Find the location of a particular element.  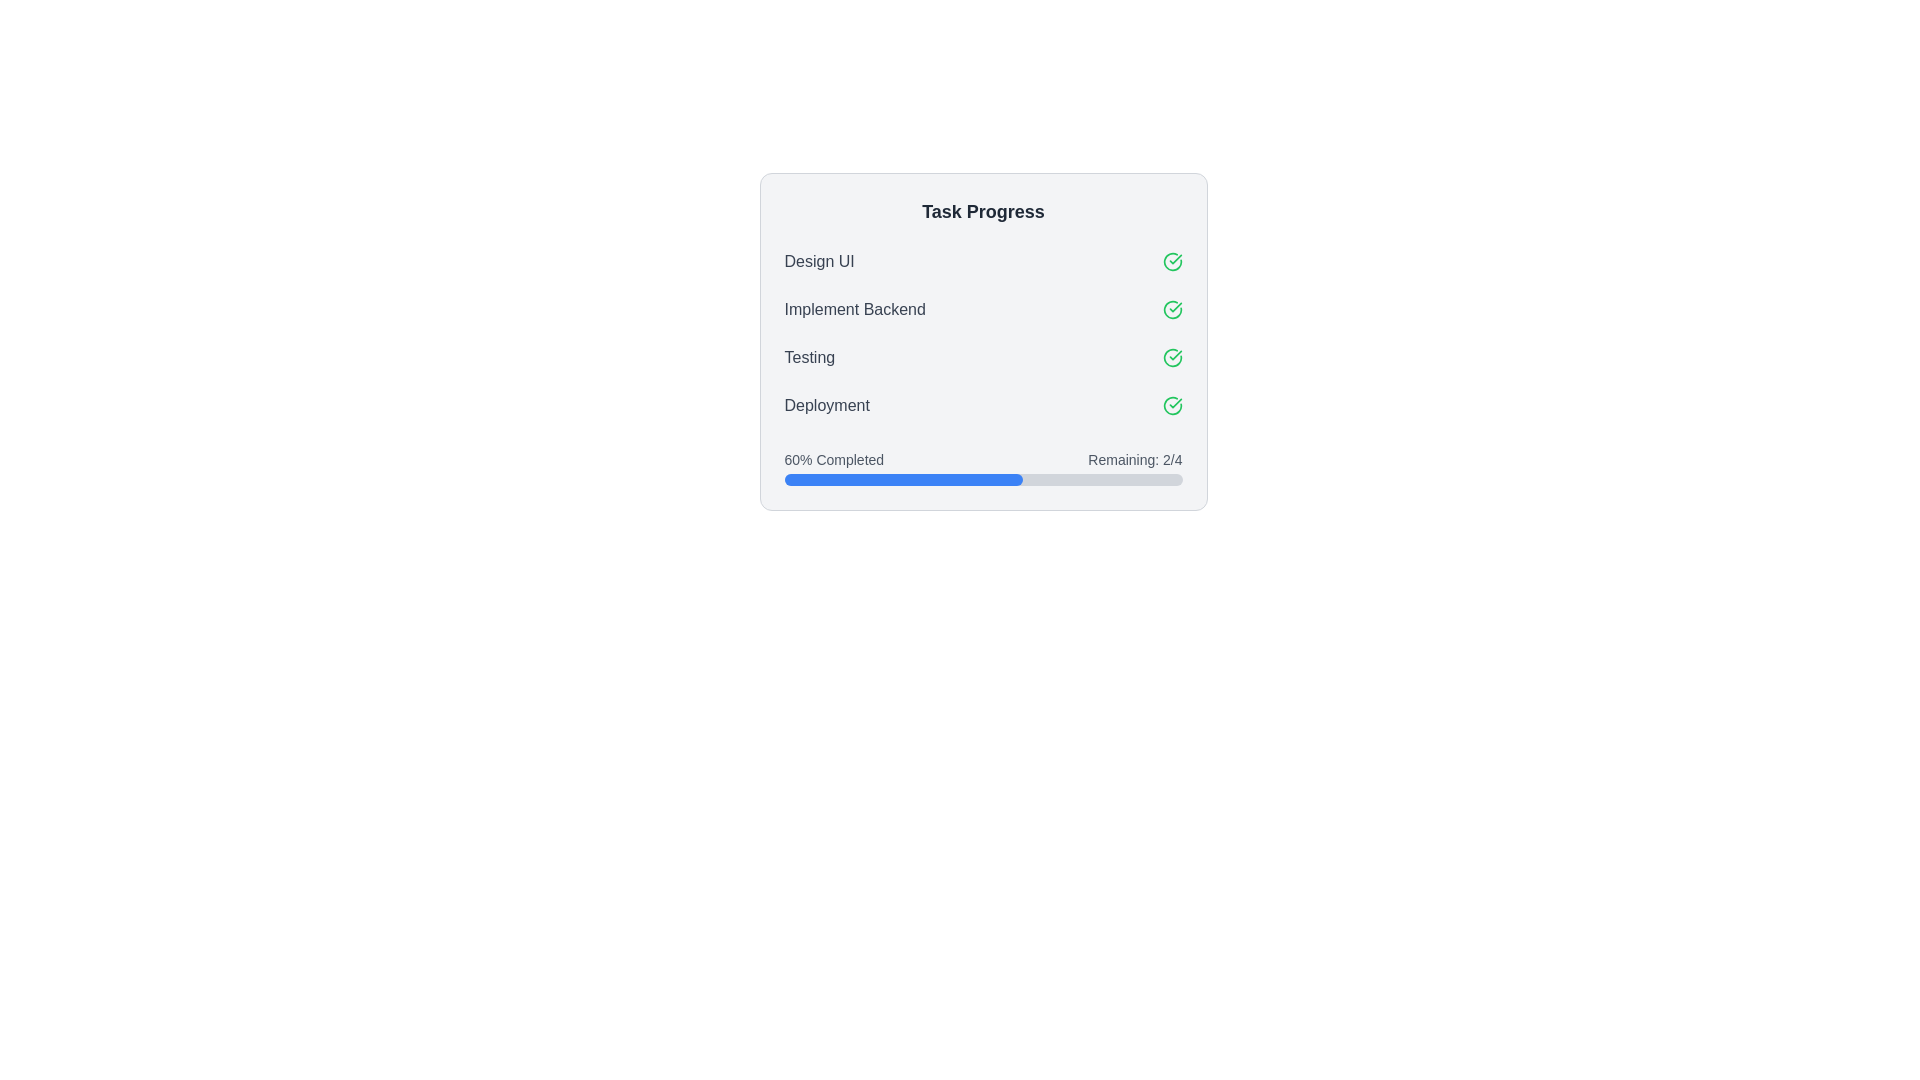

the Completion Indicator Icon, which is a green circular icon with a checkmark inside, located near the text 'Deployment' as the fourth icon in the task sequence is located at coordinates (1172, 405).